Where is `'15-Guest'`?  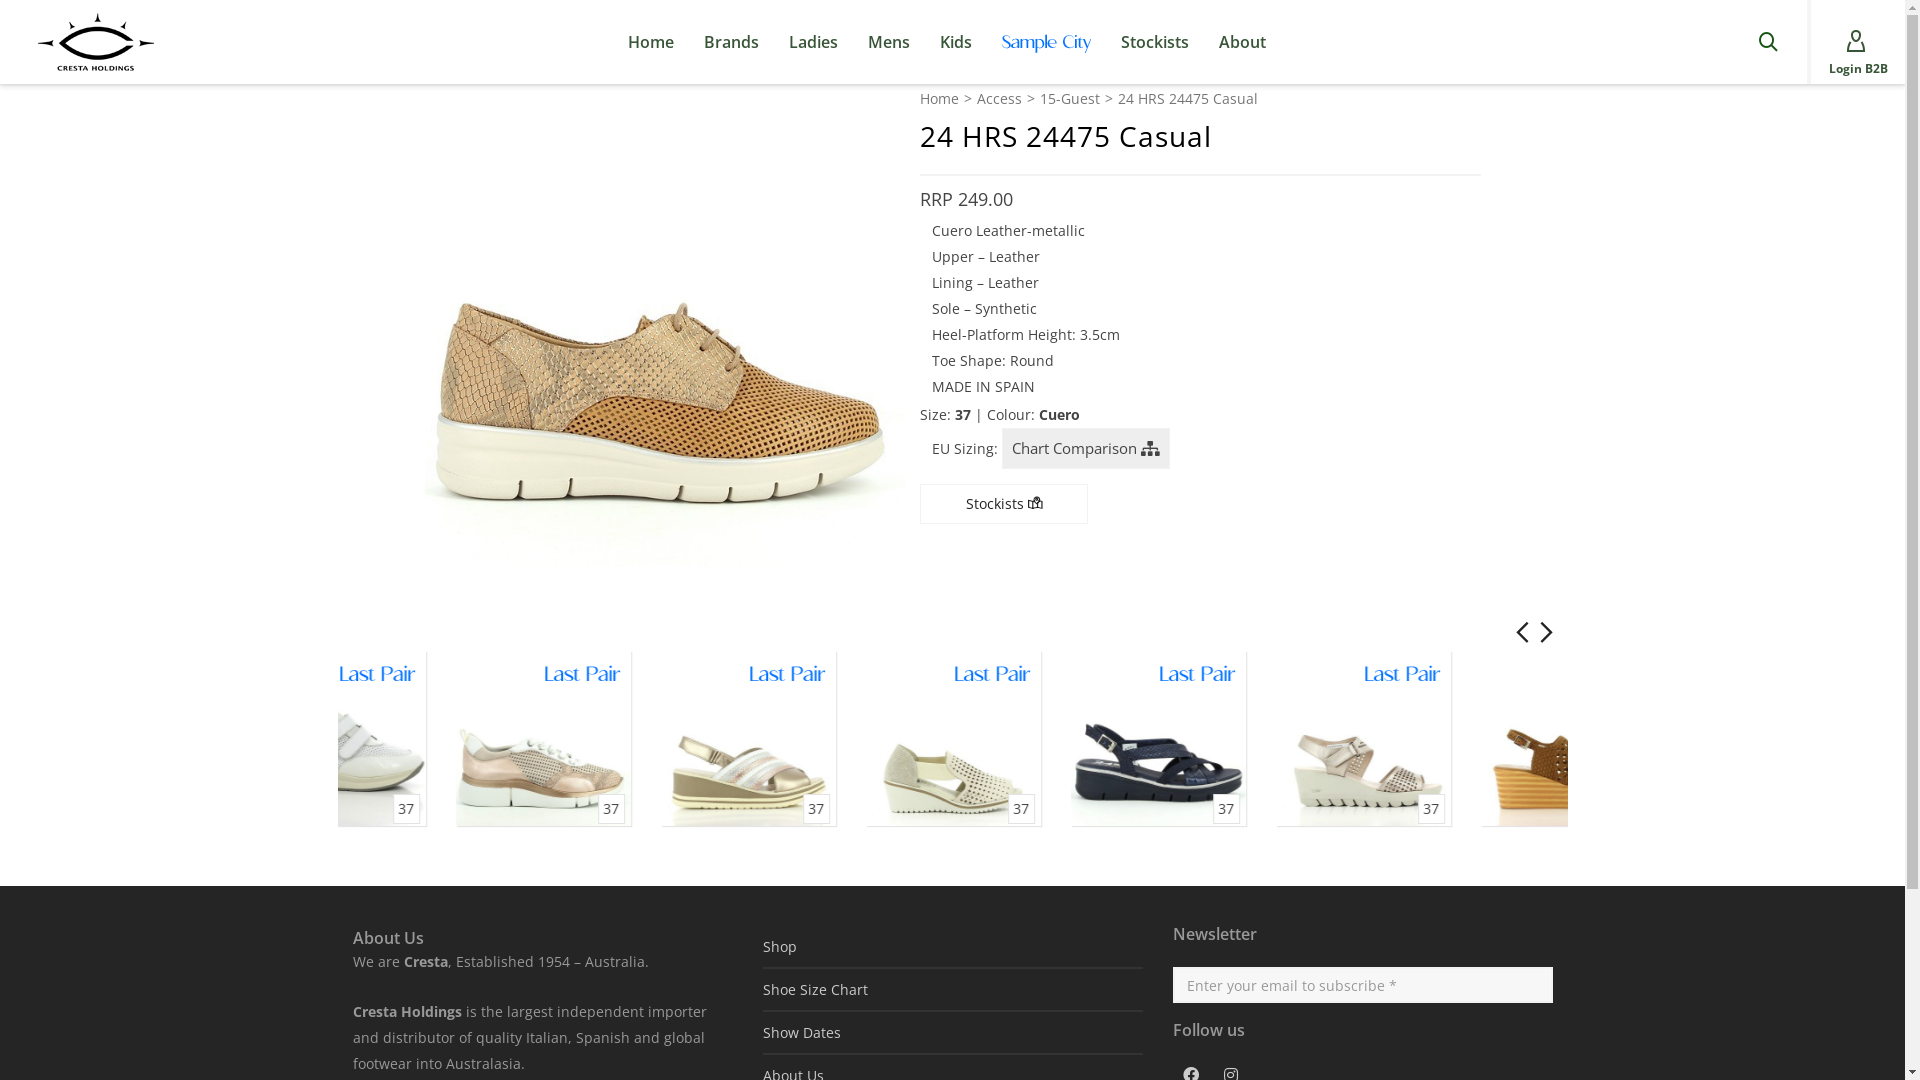 '15-Guest' is located at coordinates (1069, 99).